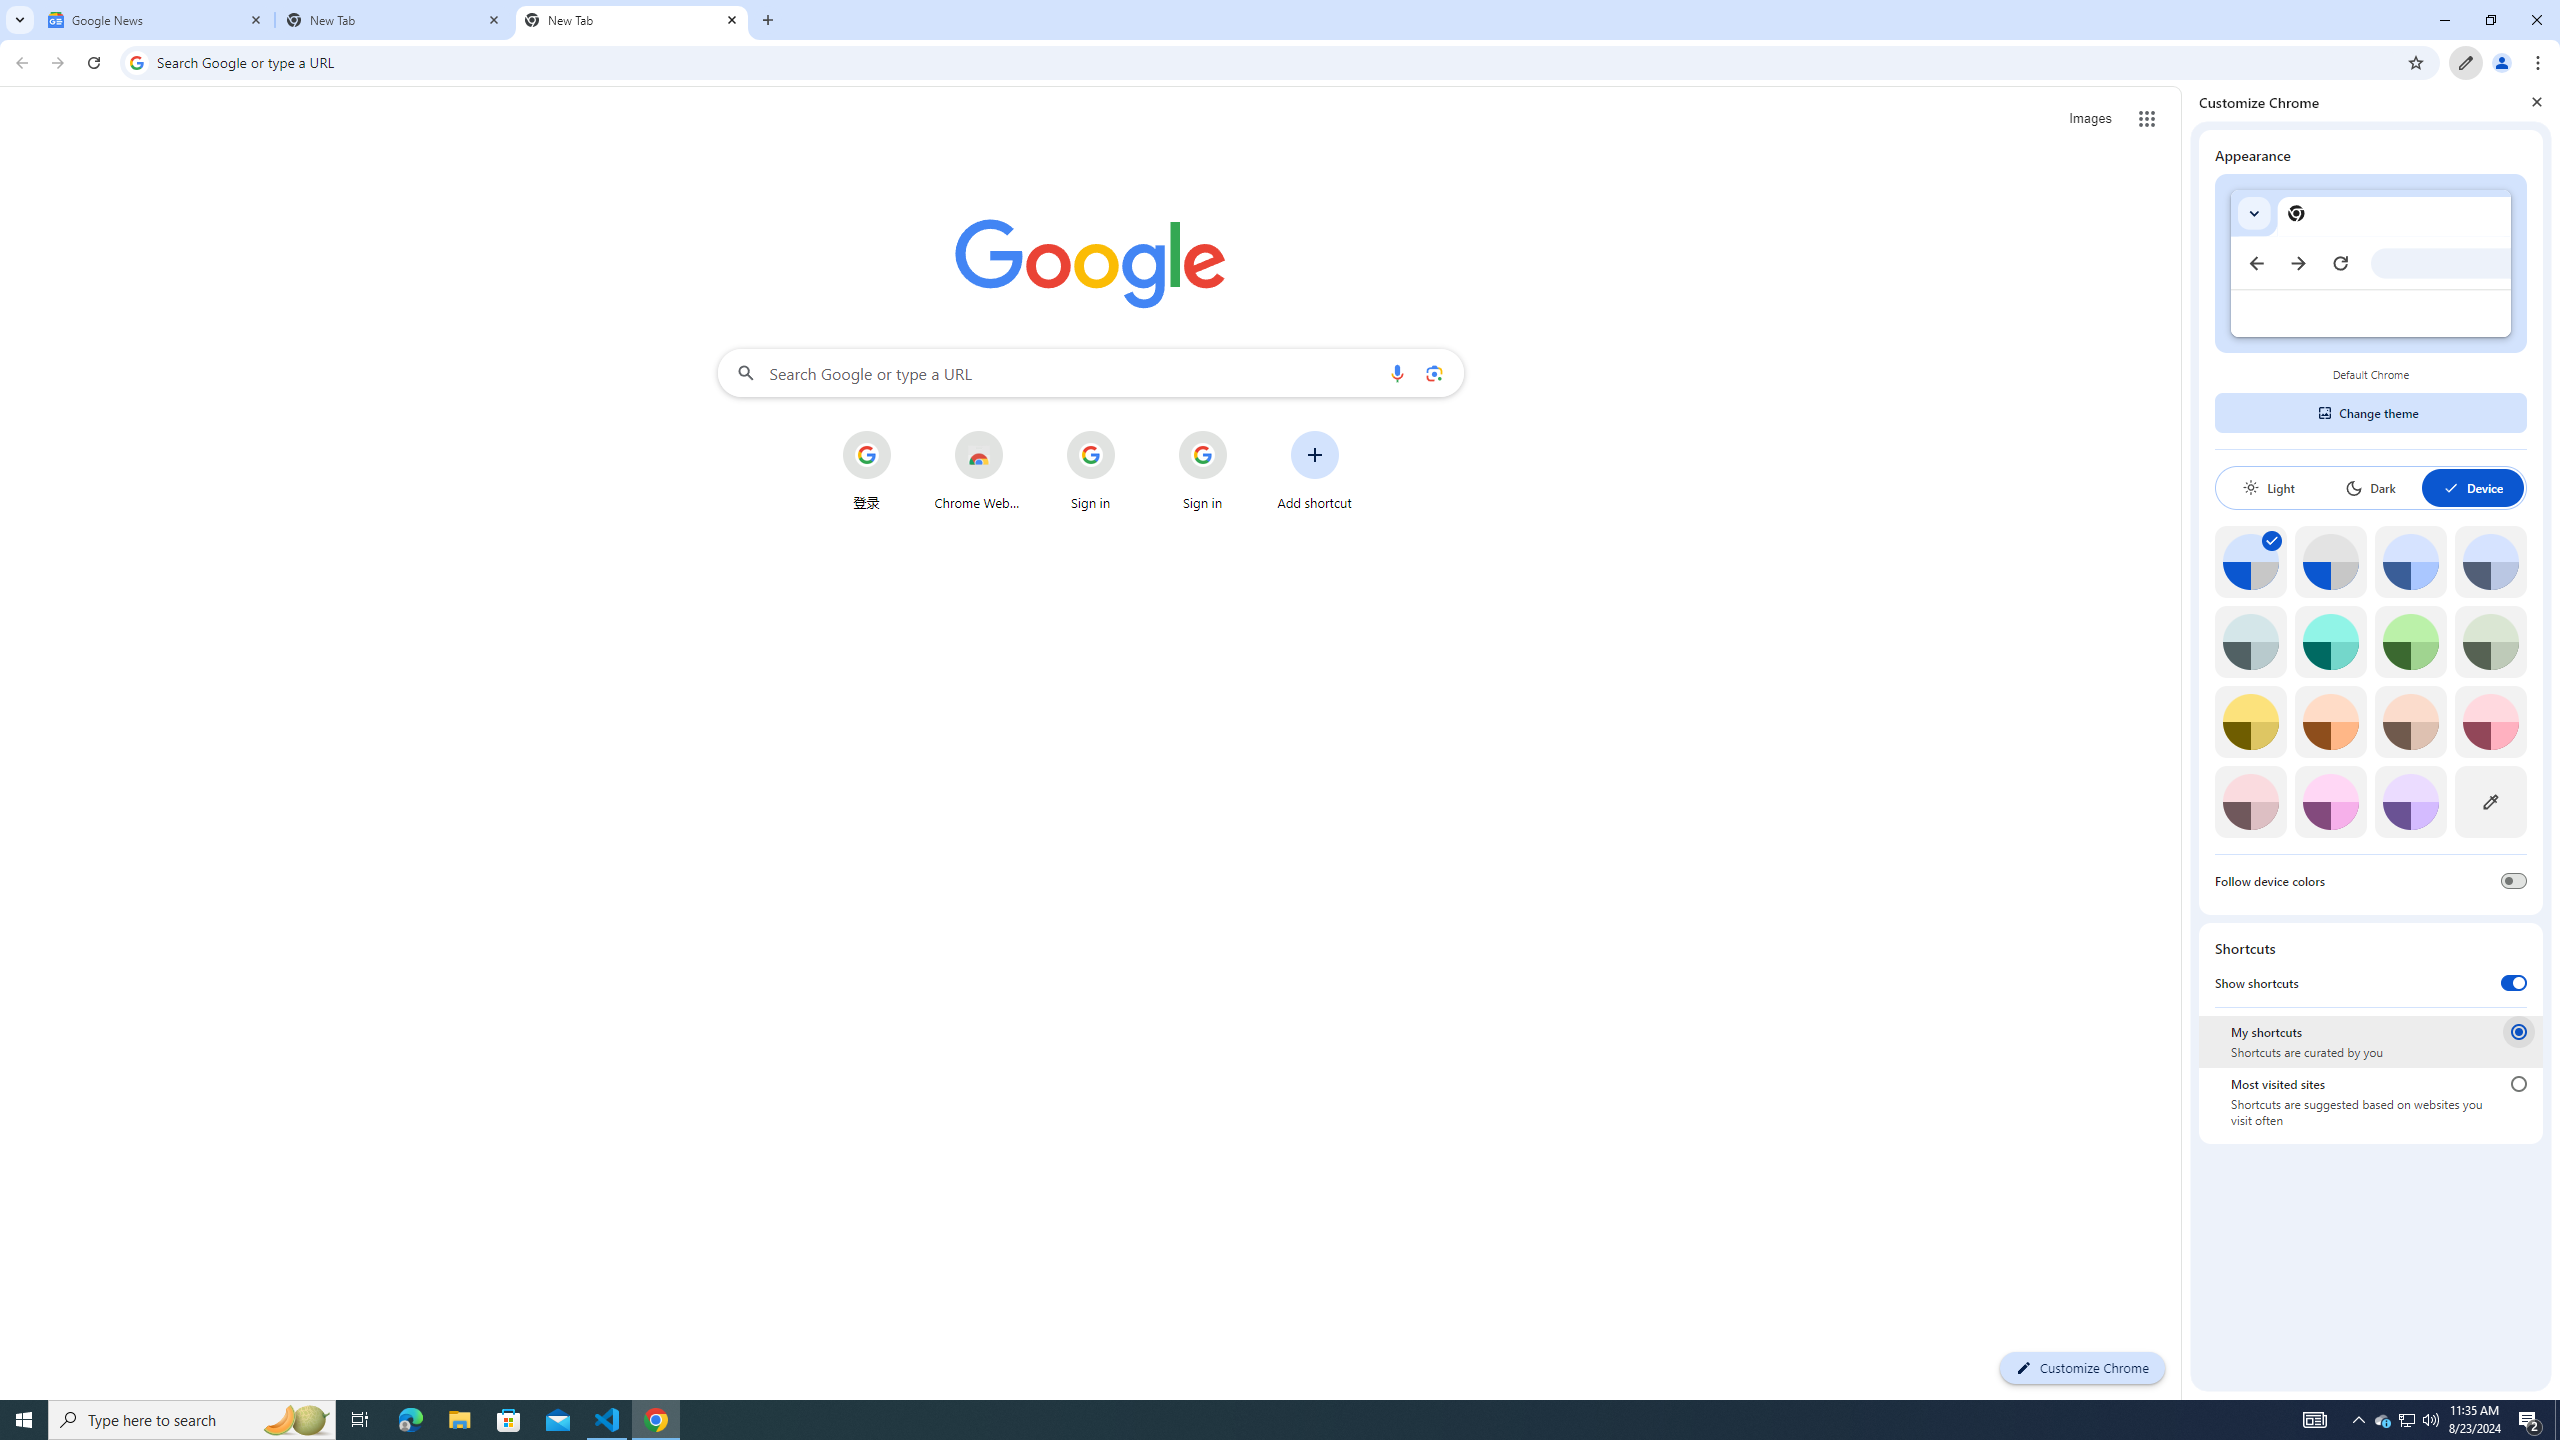 The width and height of the screenshot is (2560, 1440). What do you see at coordinates (1397, 371) in the screenshot?
I see `'Search by voice'` at bounding box center [1397, 371].